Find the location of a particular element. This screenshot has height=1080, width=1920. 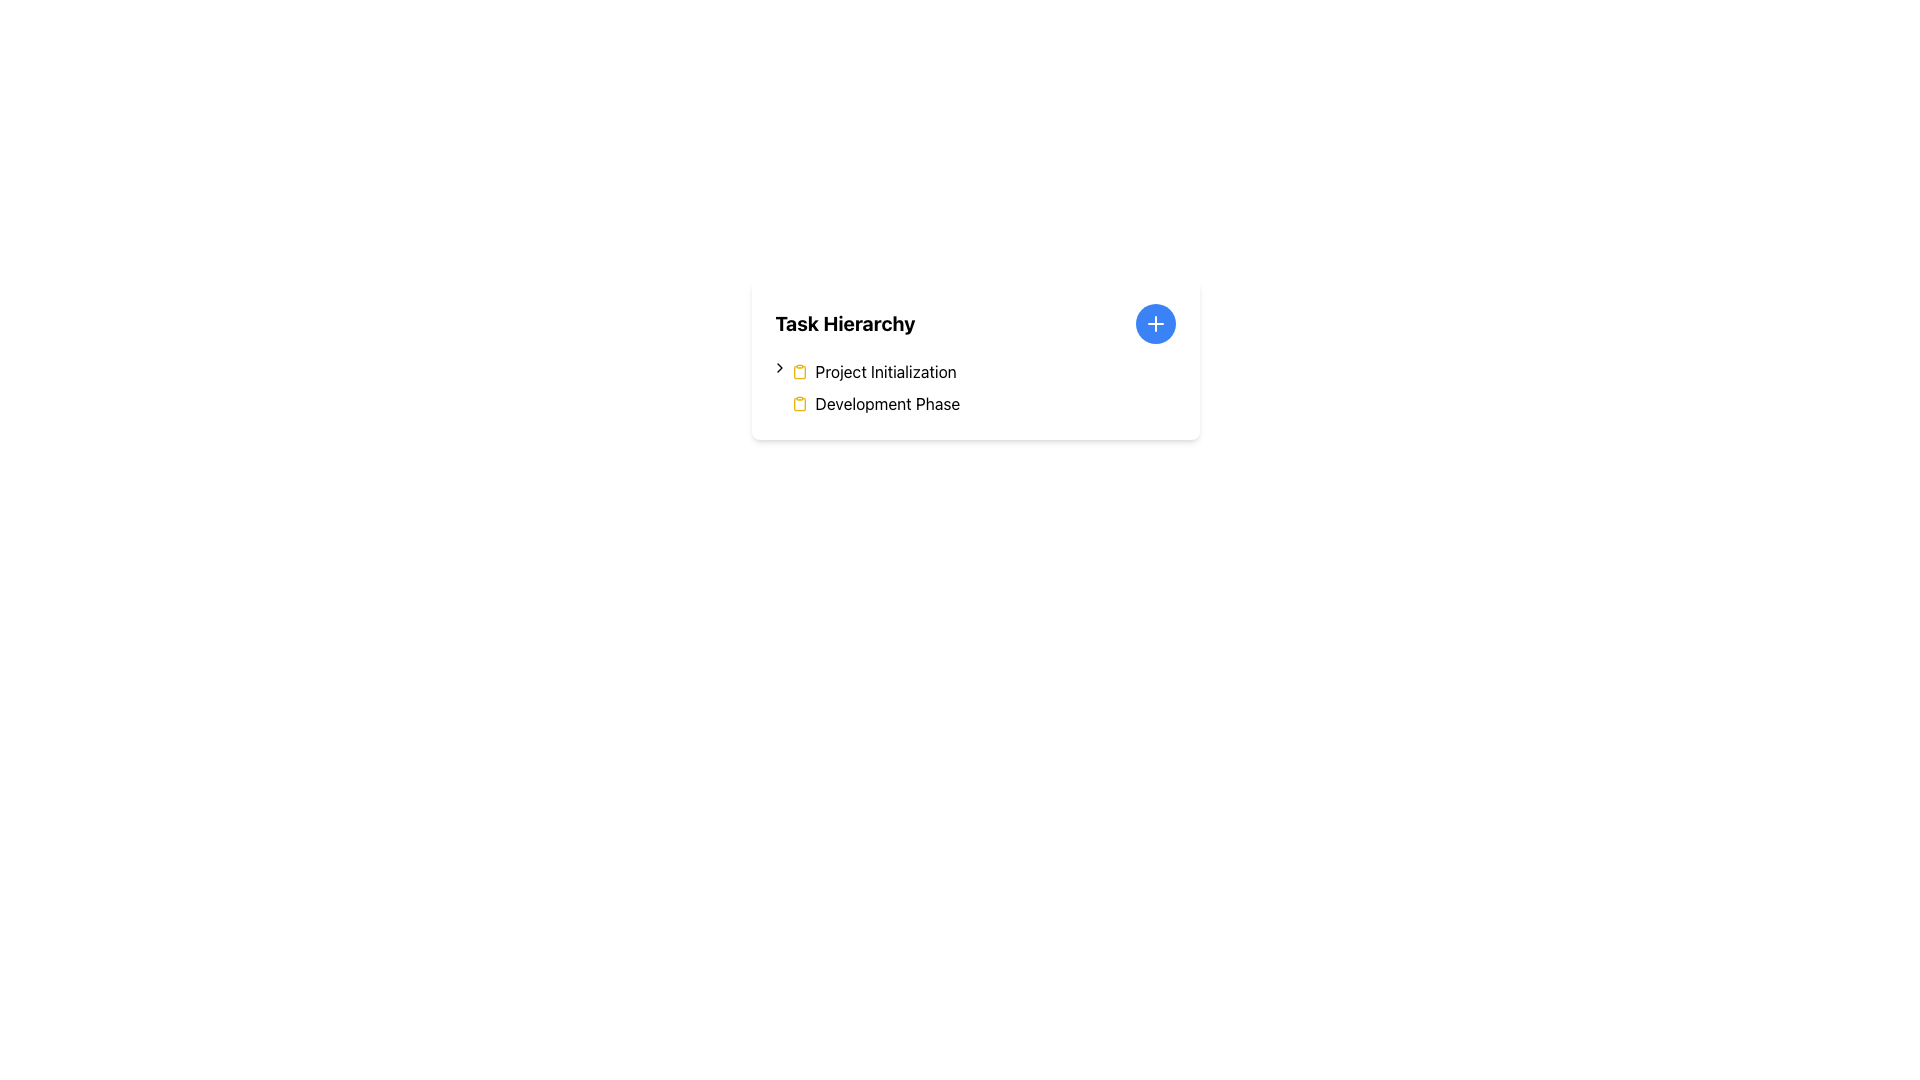

the icon representing 'Project Initialization', which is visually aligned to the left of the corresponding text is located at coordinates (798, 371).